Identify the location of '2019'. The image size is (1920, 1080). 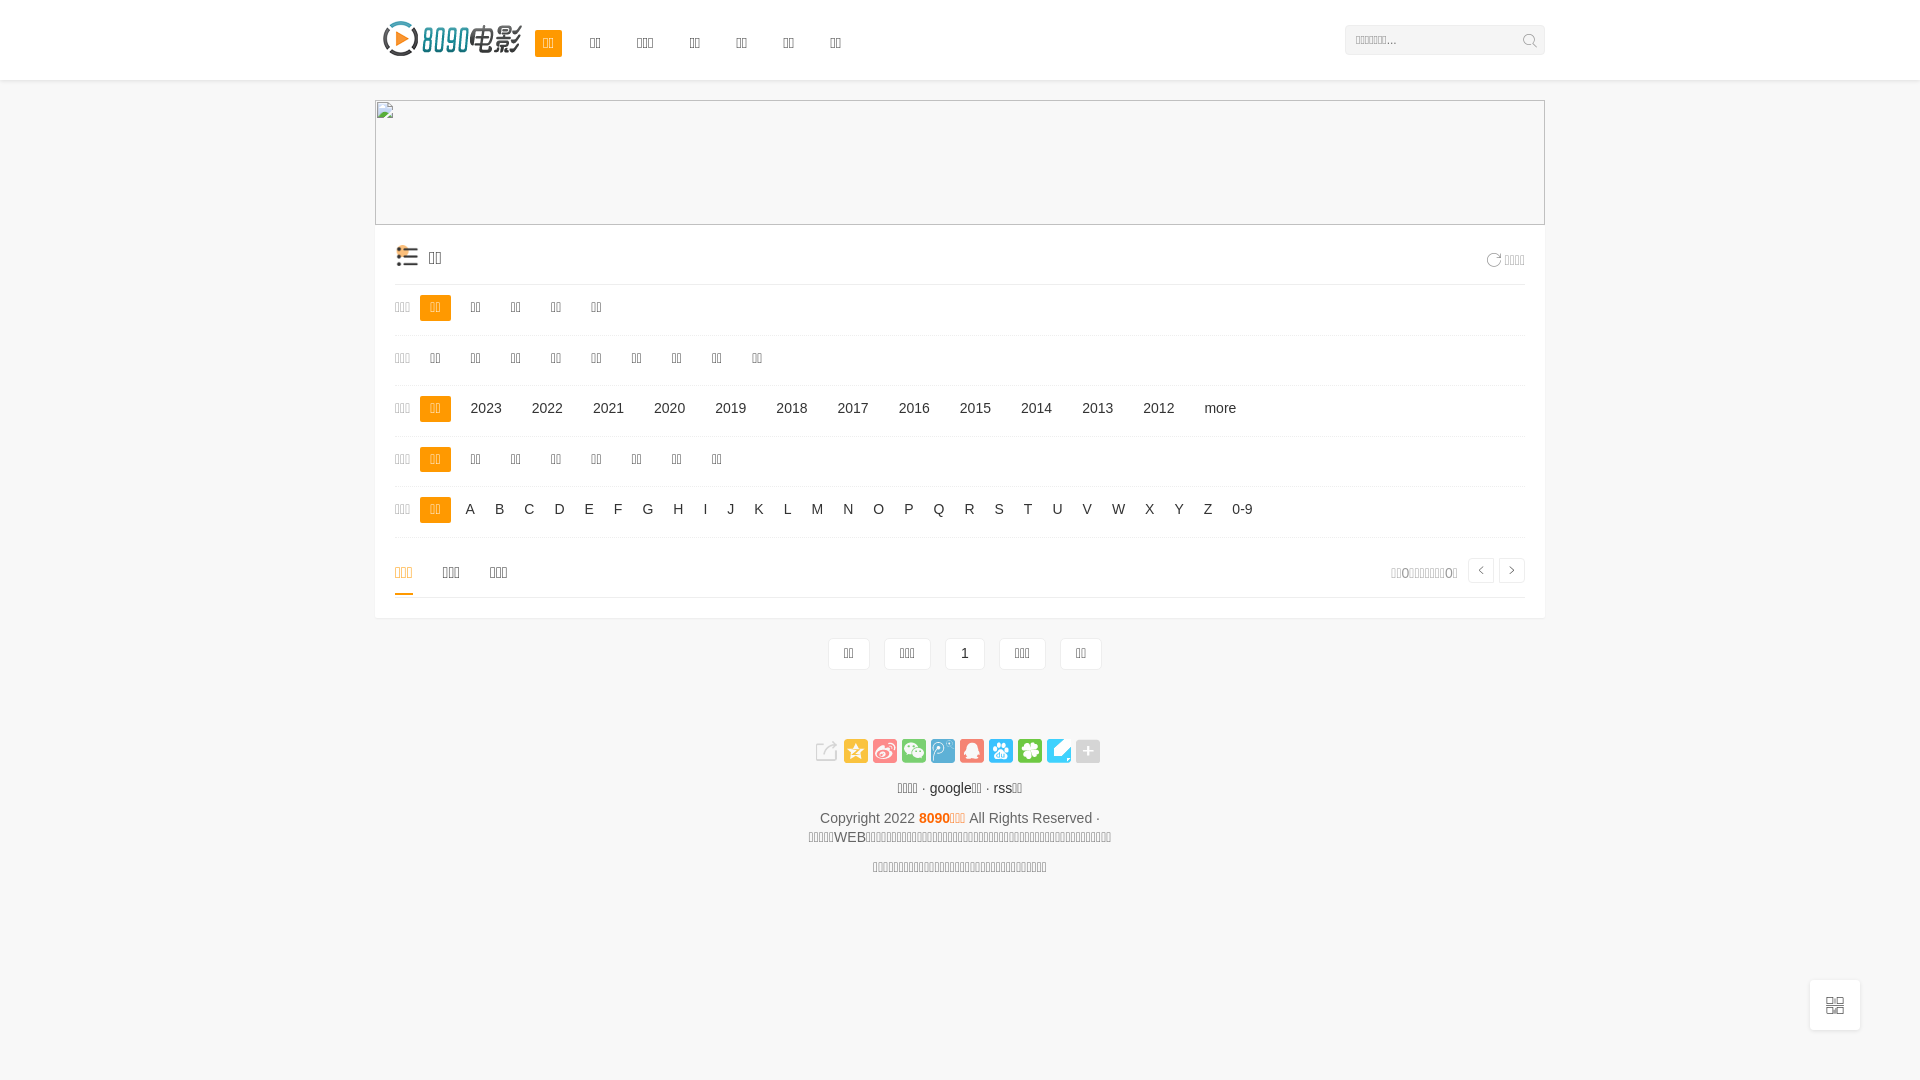
(705, 407).